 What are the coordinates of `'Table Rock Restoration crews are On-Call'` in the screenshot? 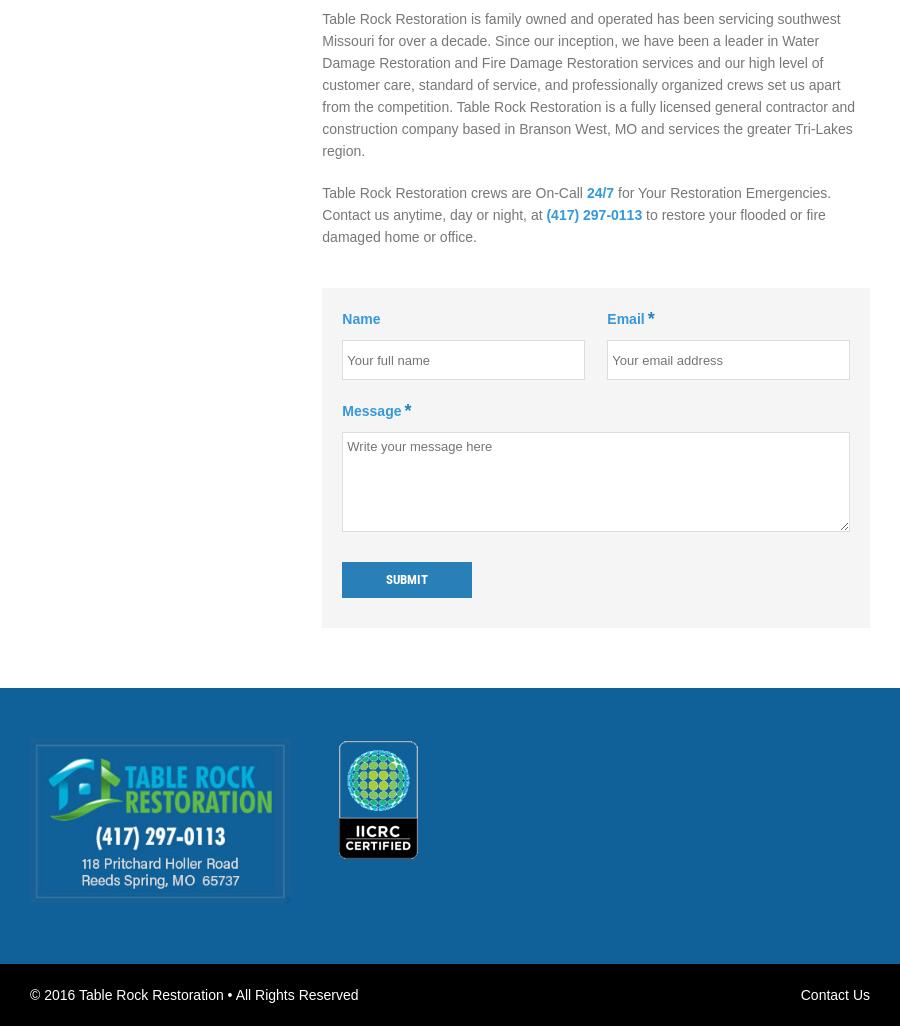 It's located at (452, 191).